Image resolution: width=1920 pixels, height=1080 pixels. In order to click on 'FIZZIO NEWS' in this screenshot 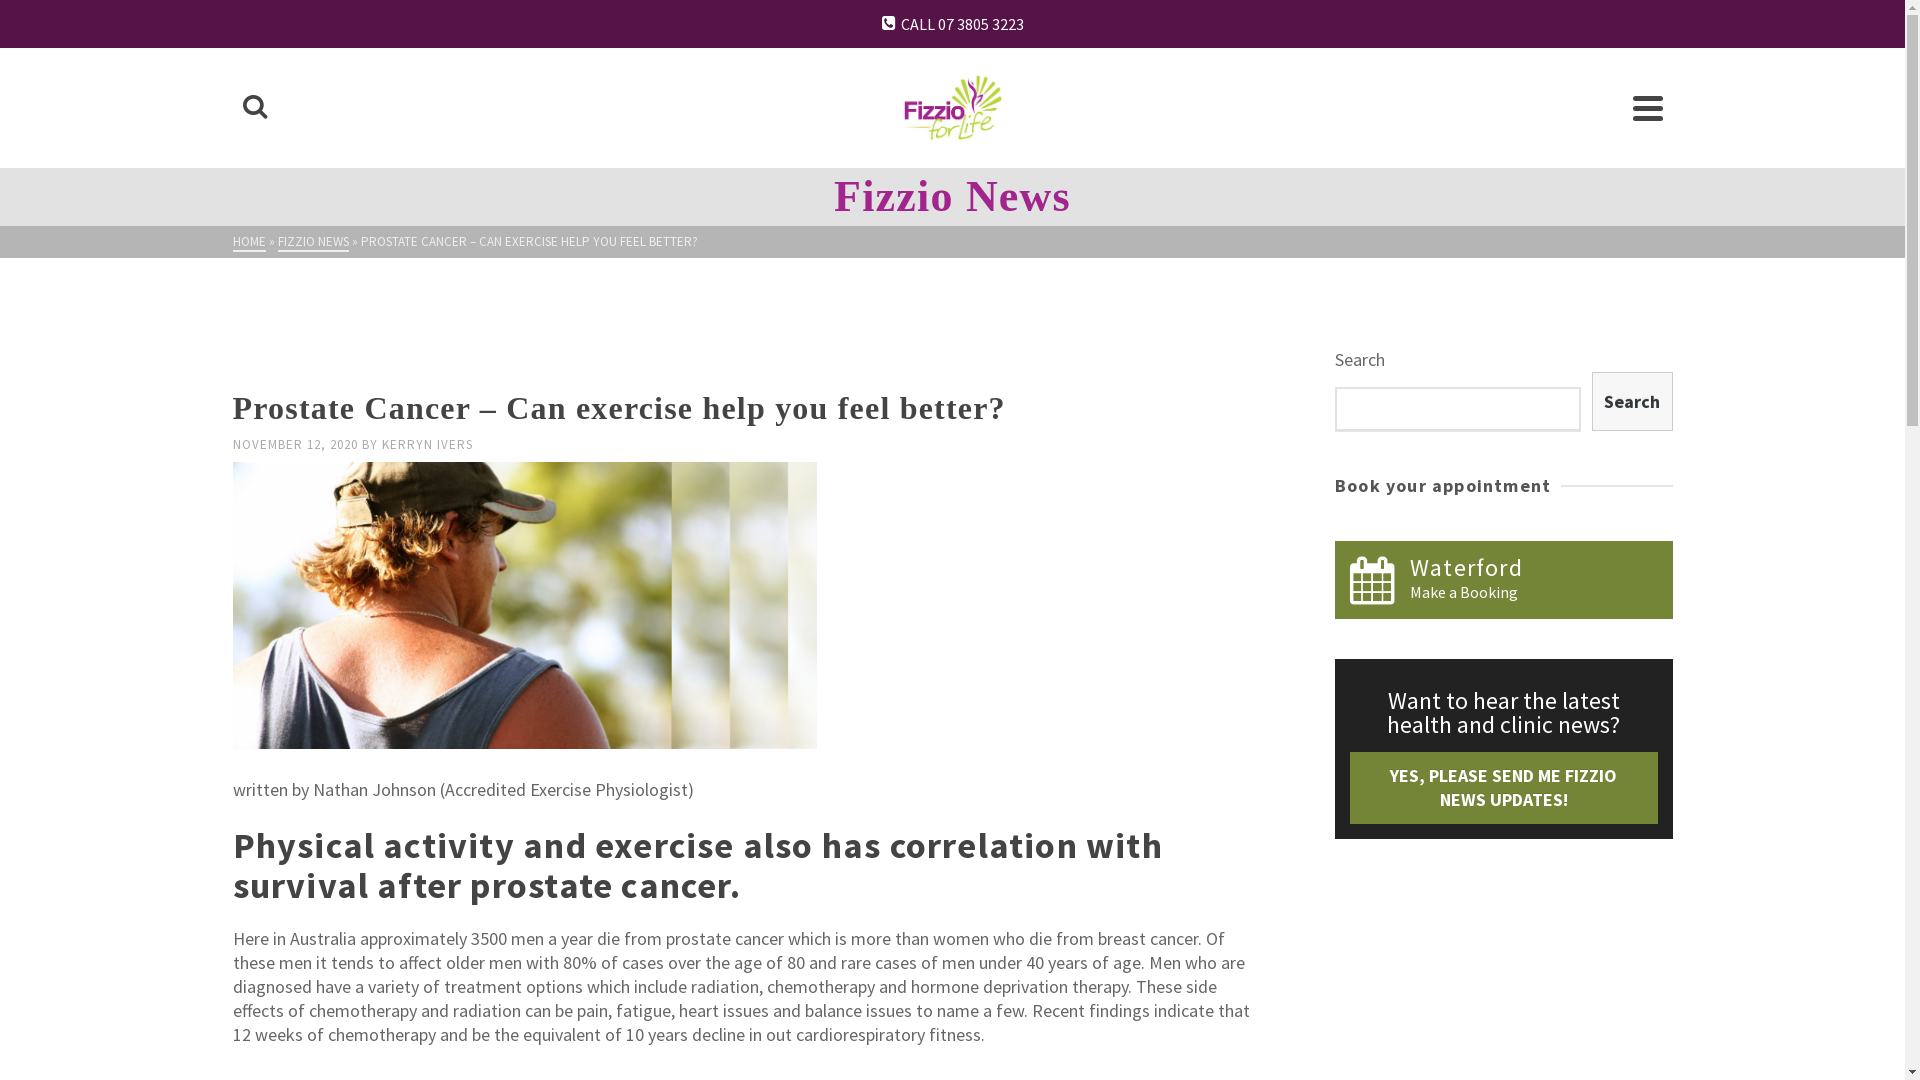, I will do `click(312, 241)`.